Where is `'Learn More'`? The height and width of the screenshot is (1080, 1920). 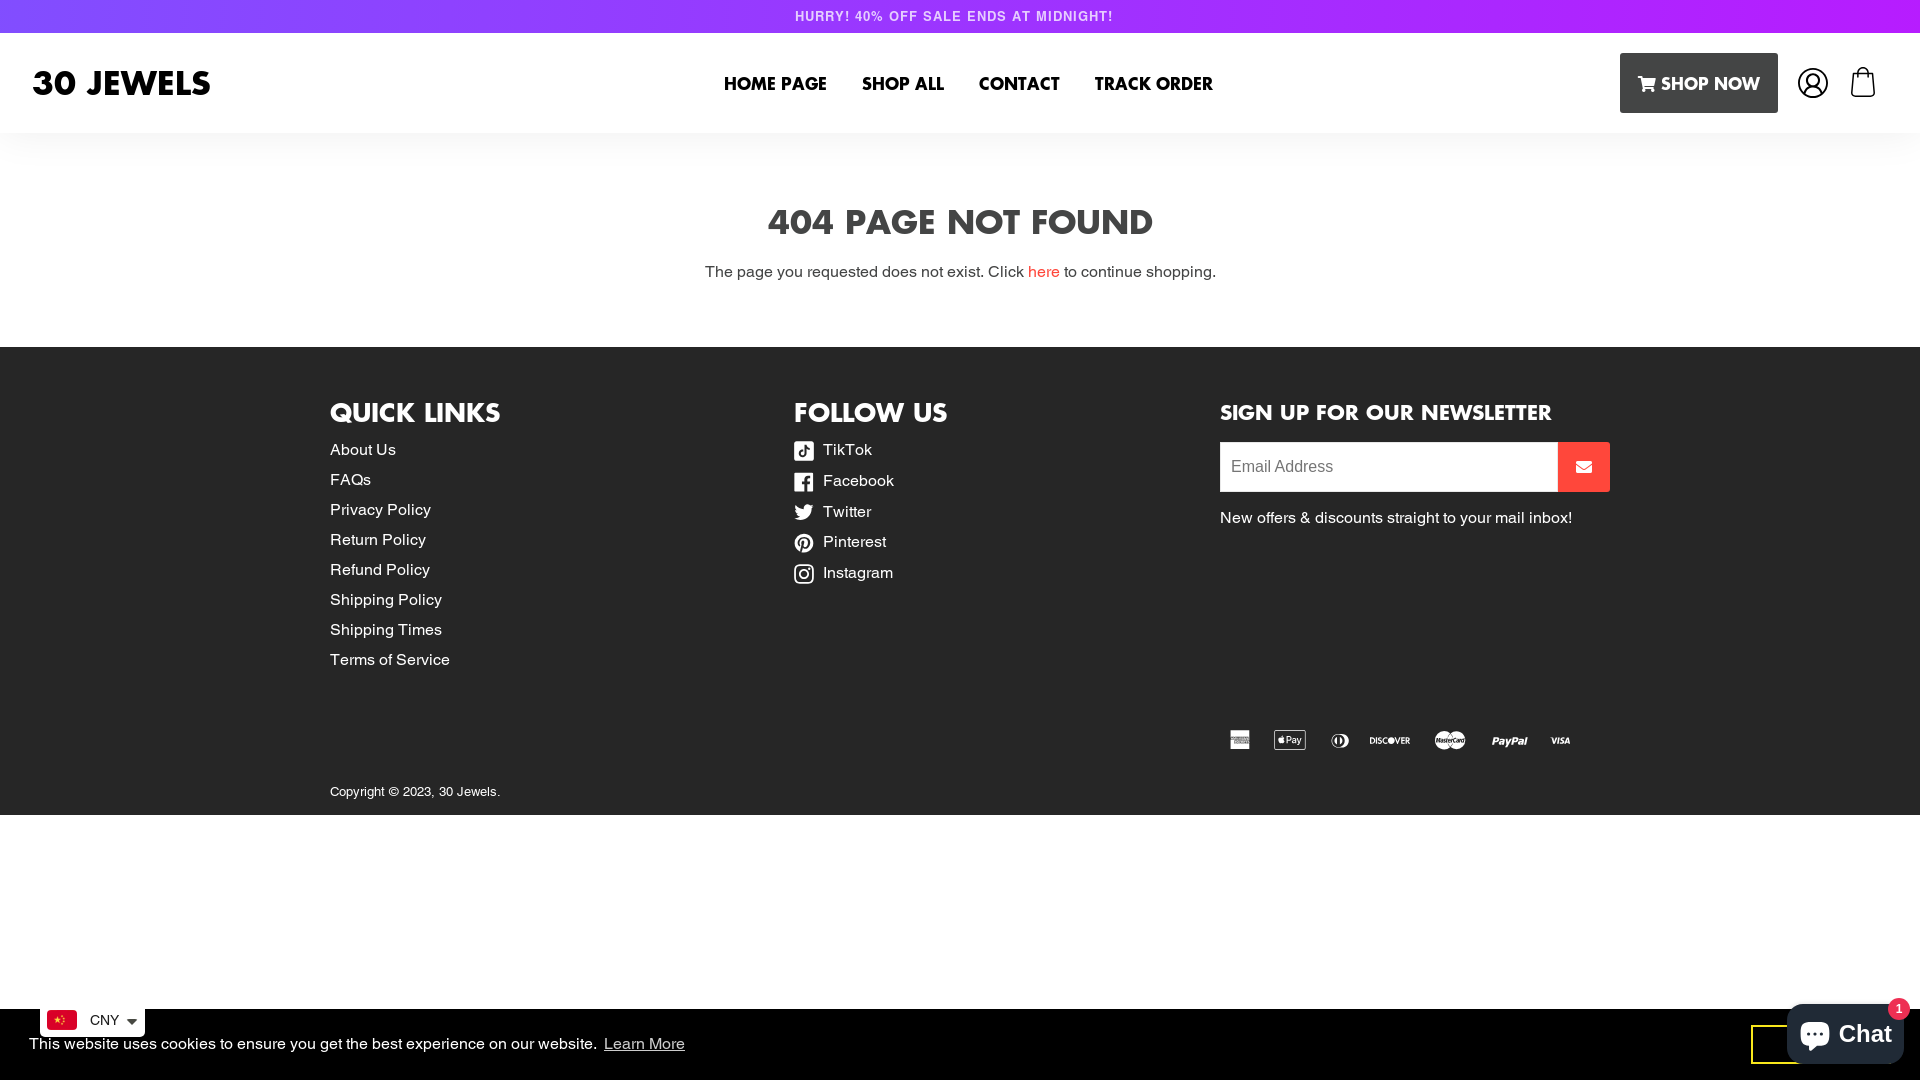
'Learn More' is located at coordinates (644, 1043).